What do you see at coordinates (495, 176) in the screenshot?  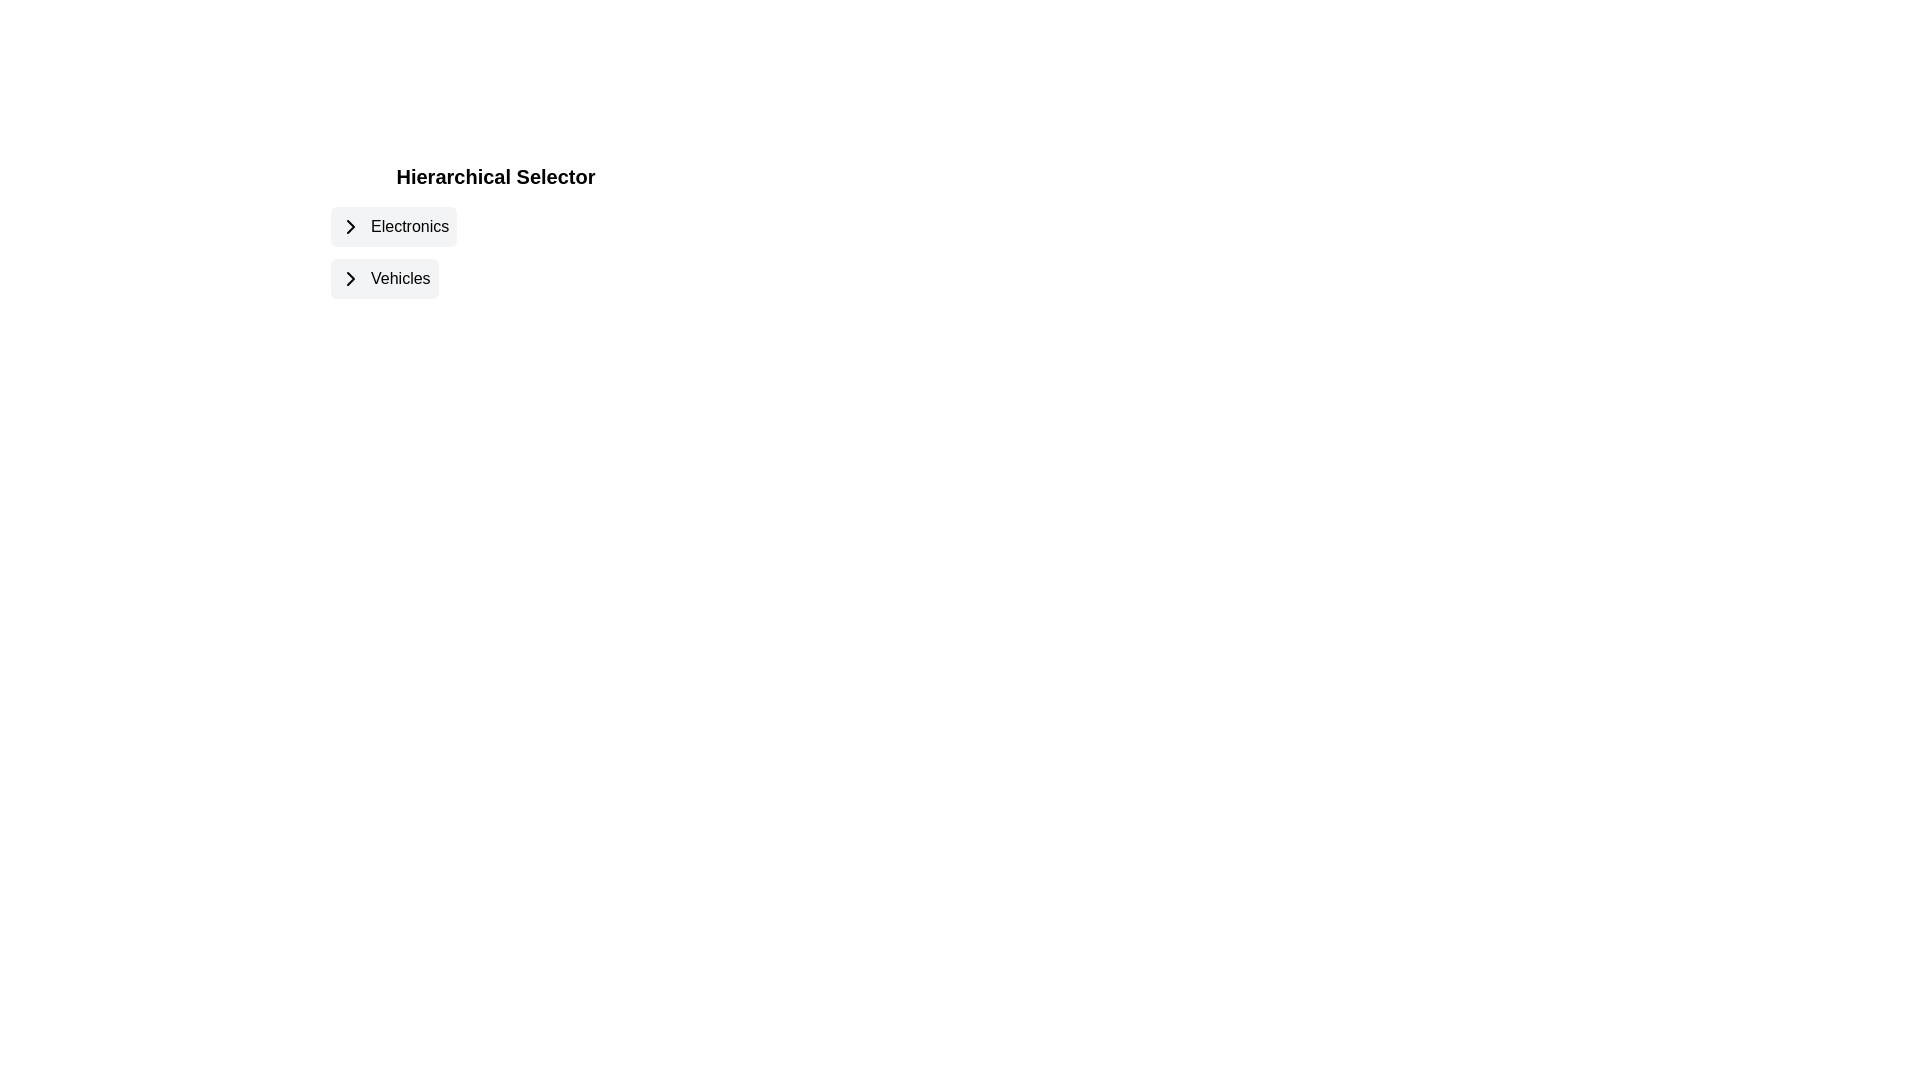 I see `the Text Label that serves as a title or header for the section, which is positioned above the 'Electronics' and 'Vehicles' elements and centered horizontally` at bounding box center [495, 176].